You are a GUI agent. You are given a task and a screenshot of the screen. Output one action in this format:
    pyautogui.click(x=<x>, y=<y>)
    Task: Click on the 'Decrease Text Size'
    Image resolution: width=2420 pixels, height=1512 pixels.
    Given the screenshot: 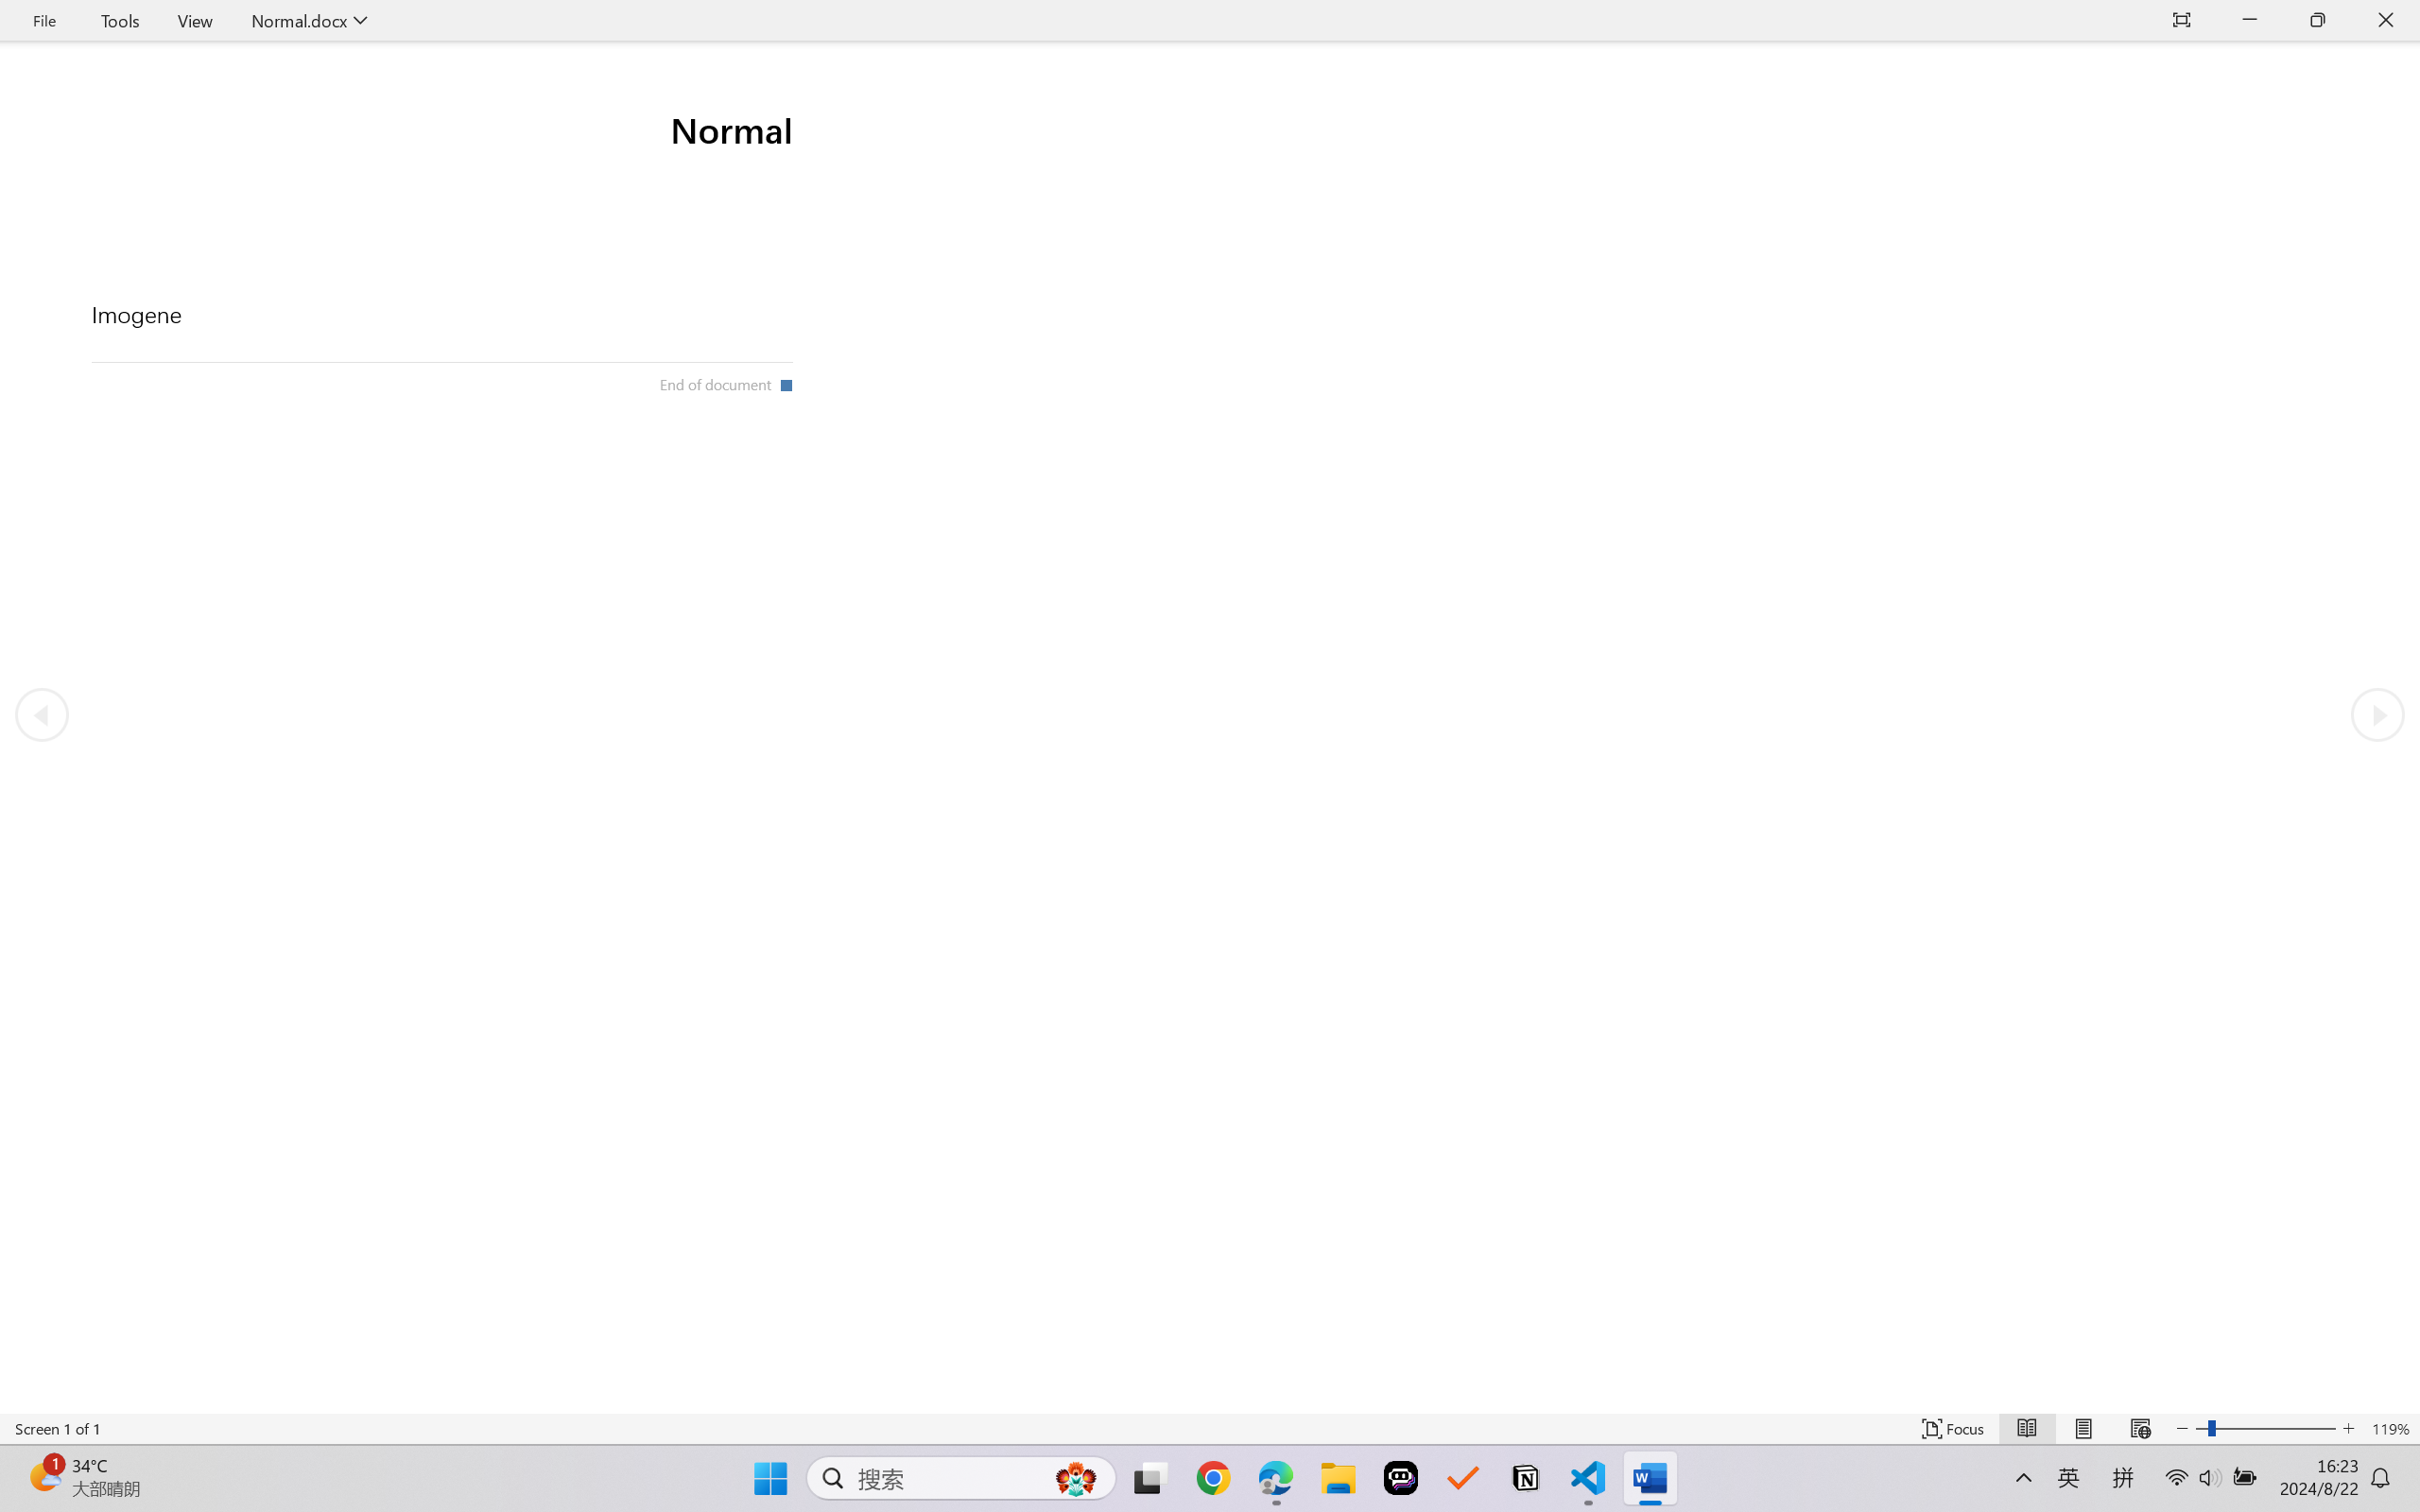 What is the action you would take?
    pyautogui.click(x=2182, y=1428)
    